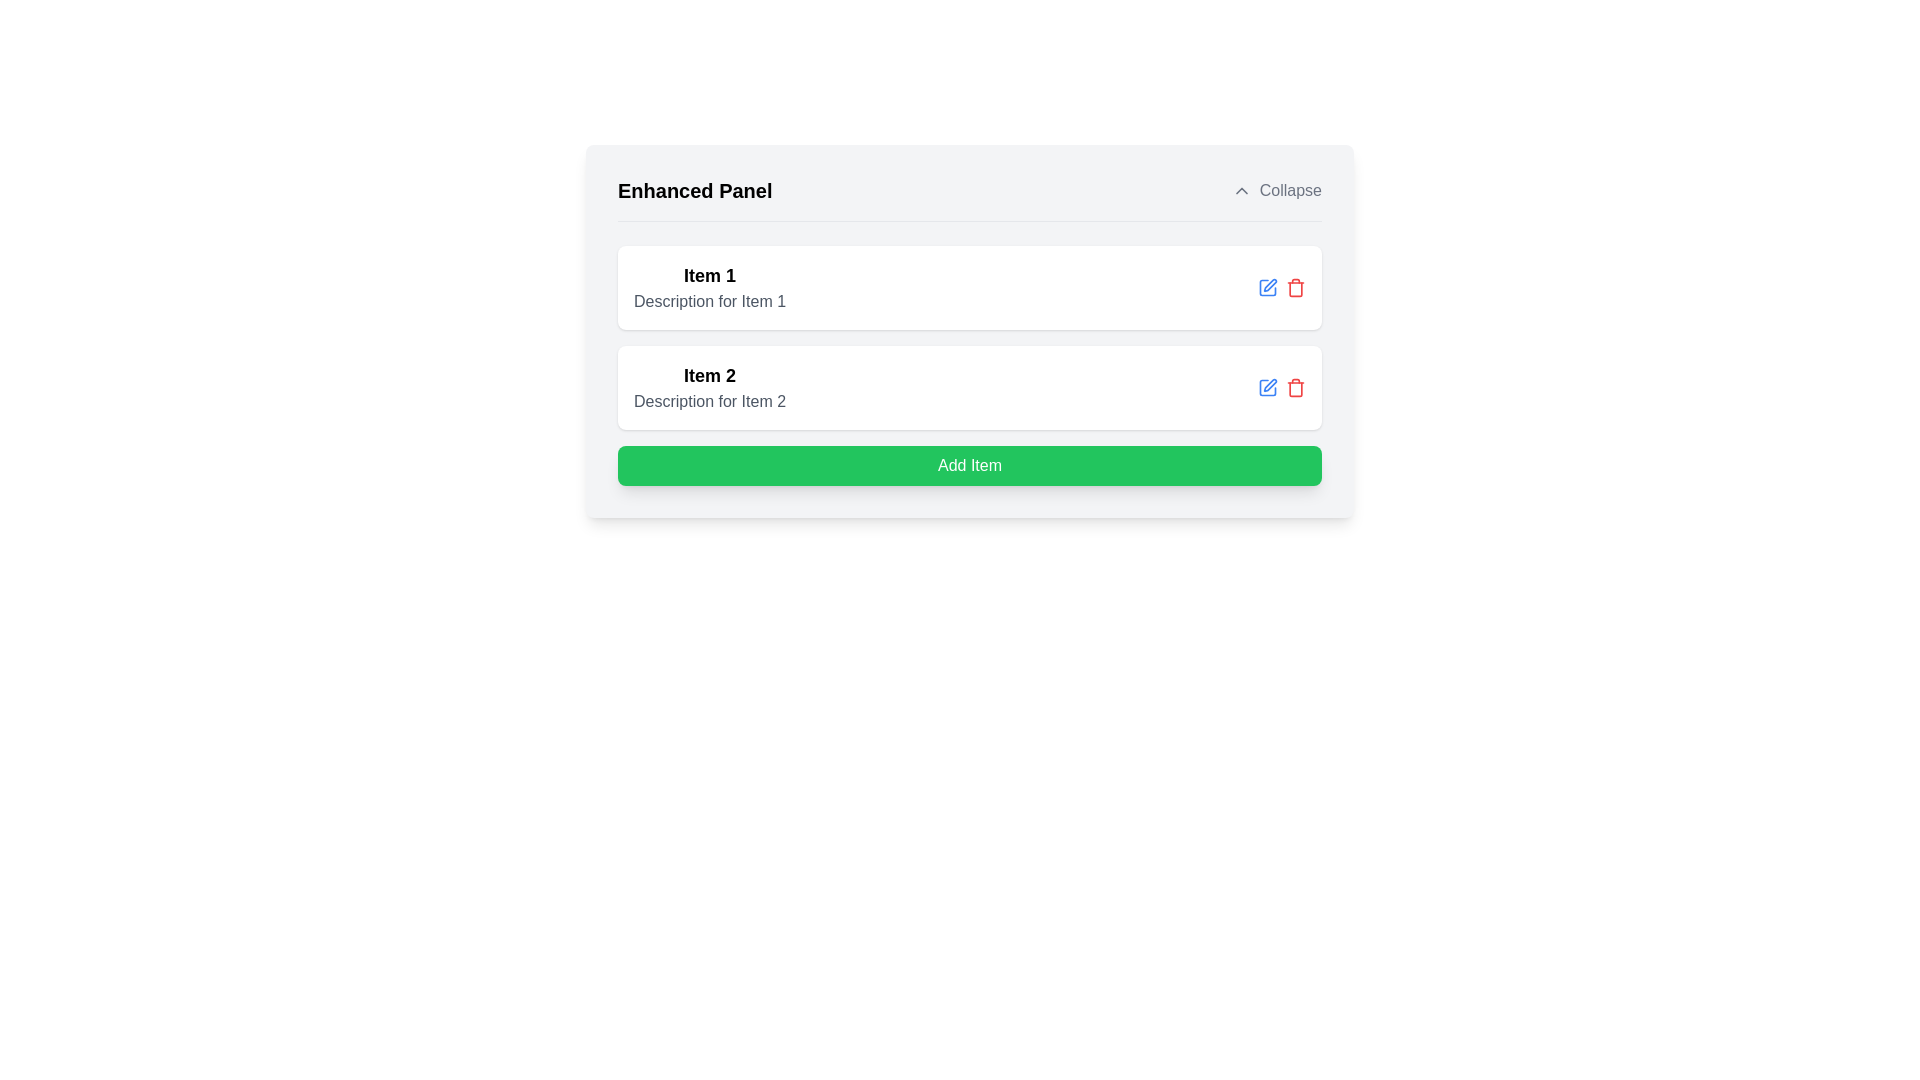  What do you see at coordinates (710, 288) in the screenshot?
I see `the List item containing the title 'Item 1' and description 'Description for Item 1', which is the first element in the vertical list below the header 'Enhanced Panel'` at bounding box center [710, 288].